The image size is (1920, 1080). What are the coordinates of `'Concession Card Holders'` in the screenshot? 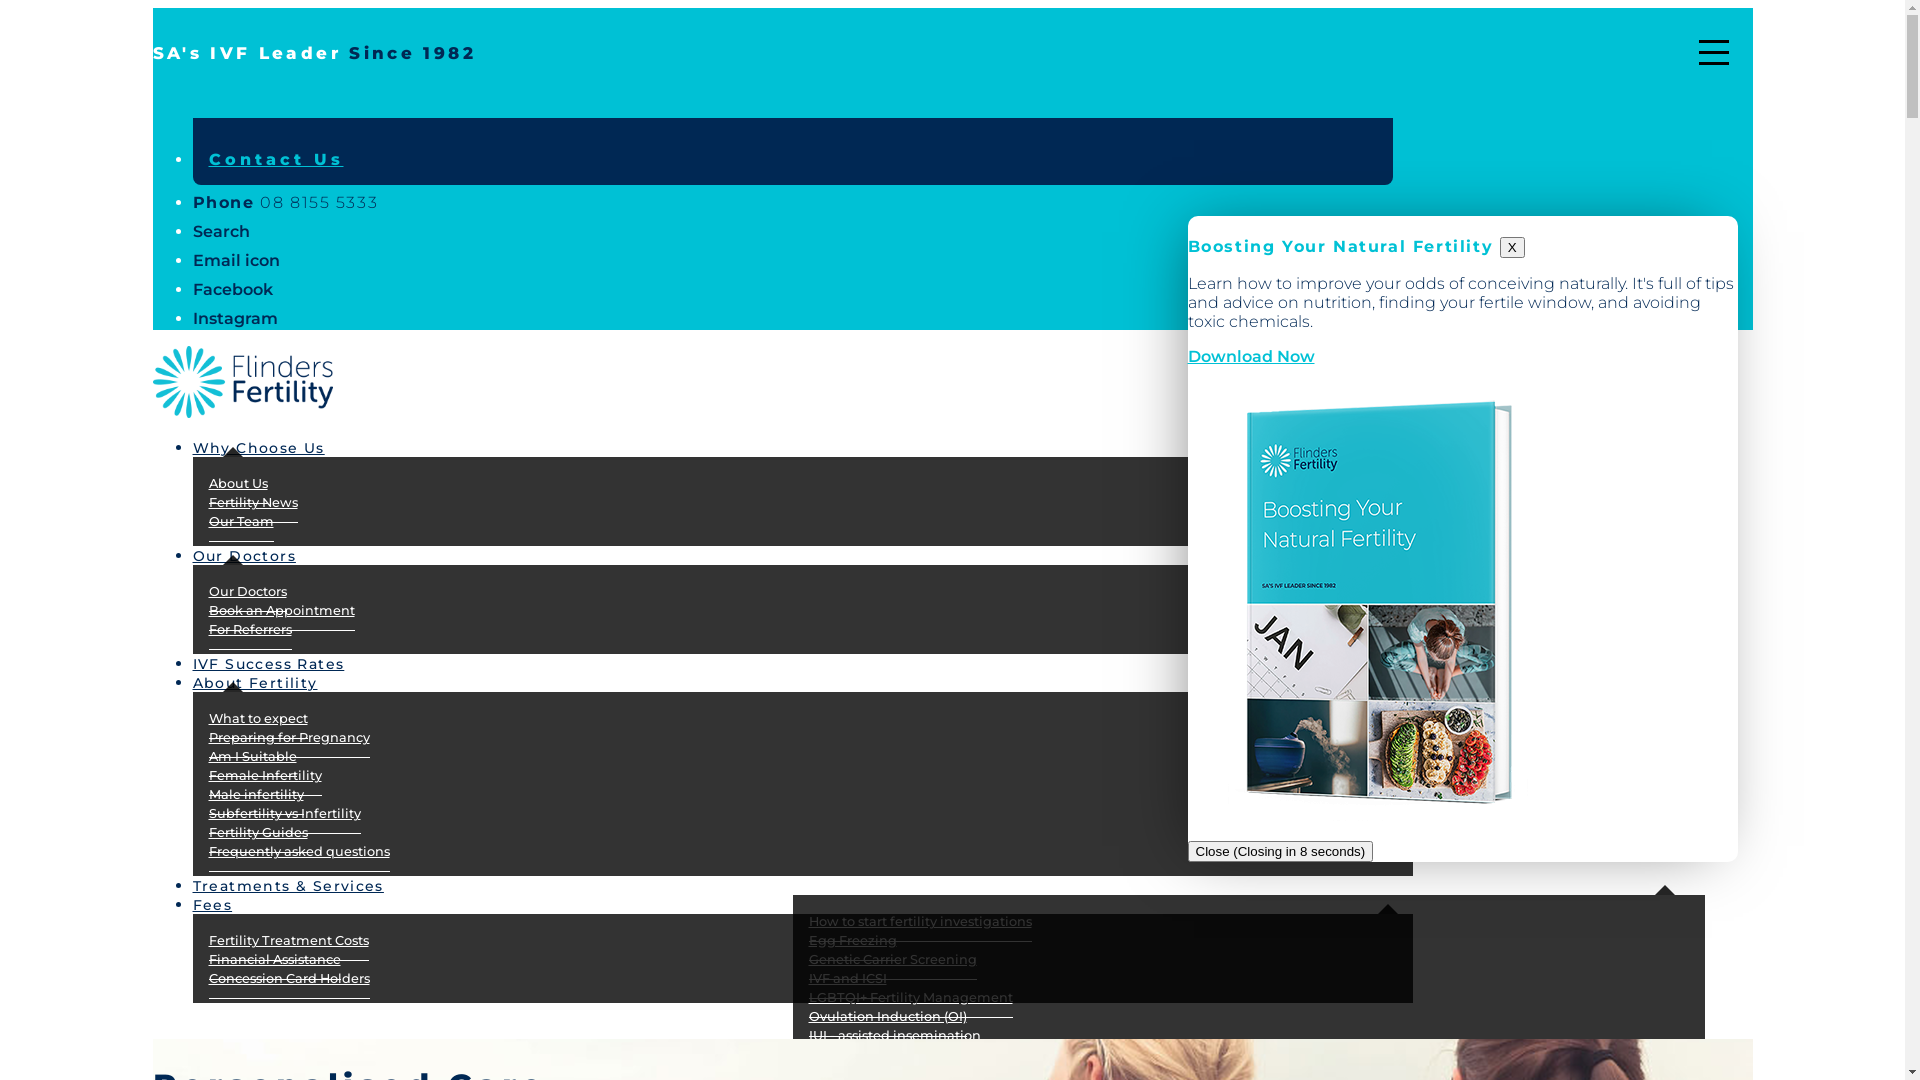 It's located at (287, 978).